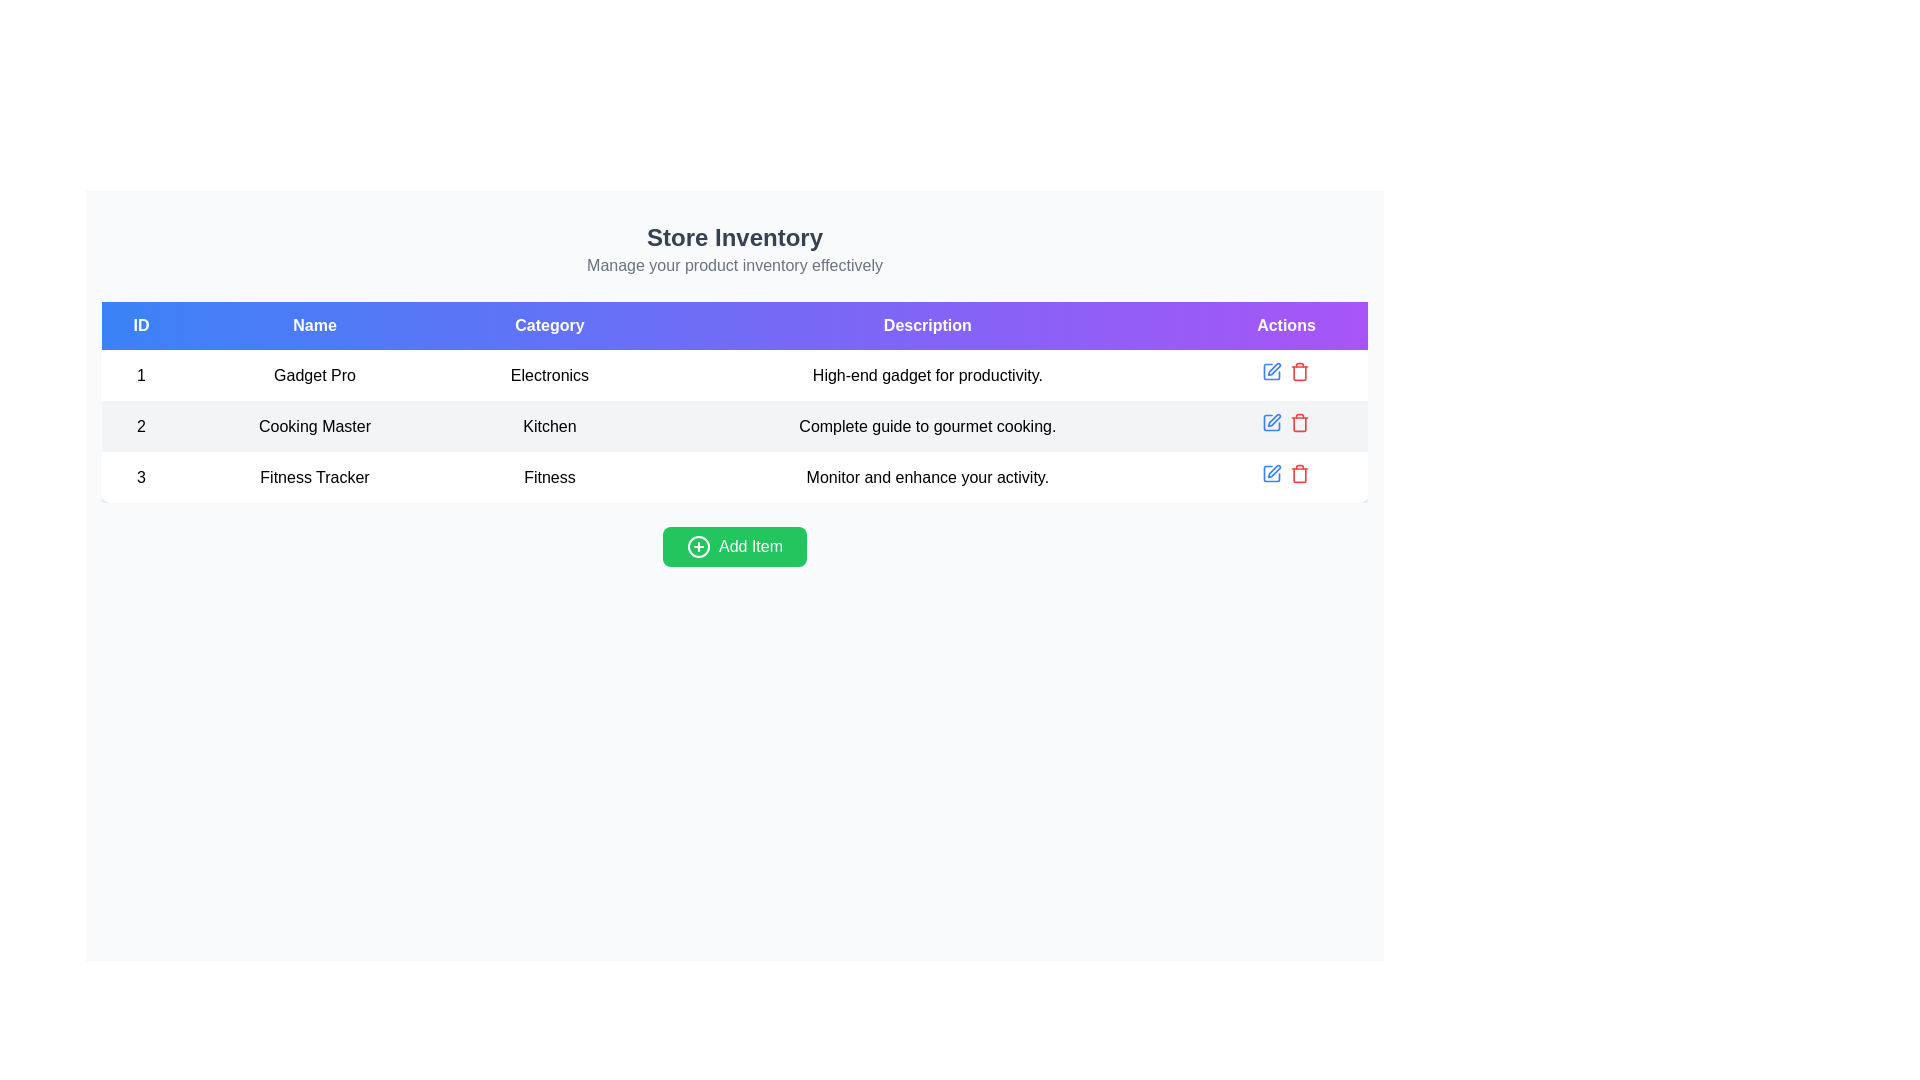 Image resolution: width=1920 pixels, height=1080 pixels. What do you see at coordinates (314, 325) in the screenshot?
I see `the 'Name' column header in the table, which is the second item in the header row, located between the 'ID' and 'Category' headers` at bounding box center [314, 325].